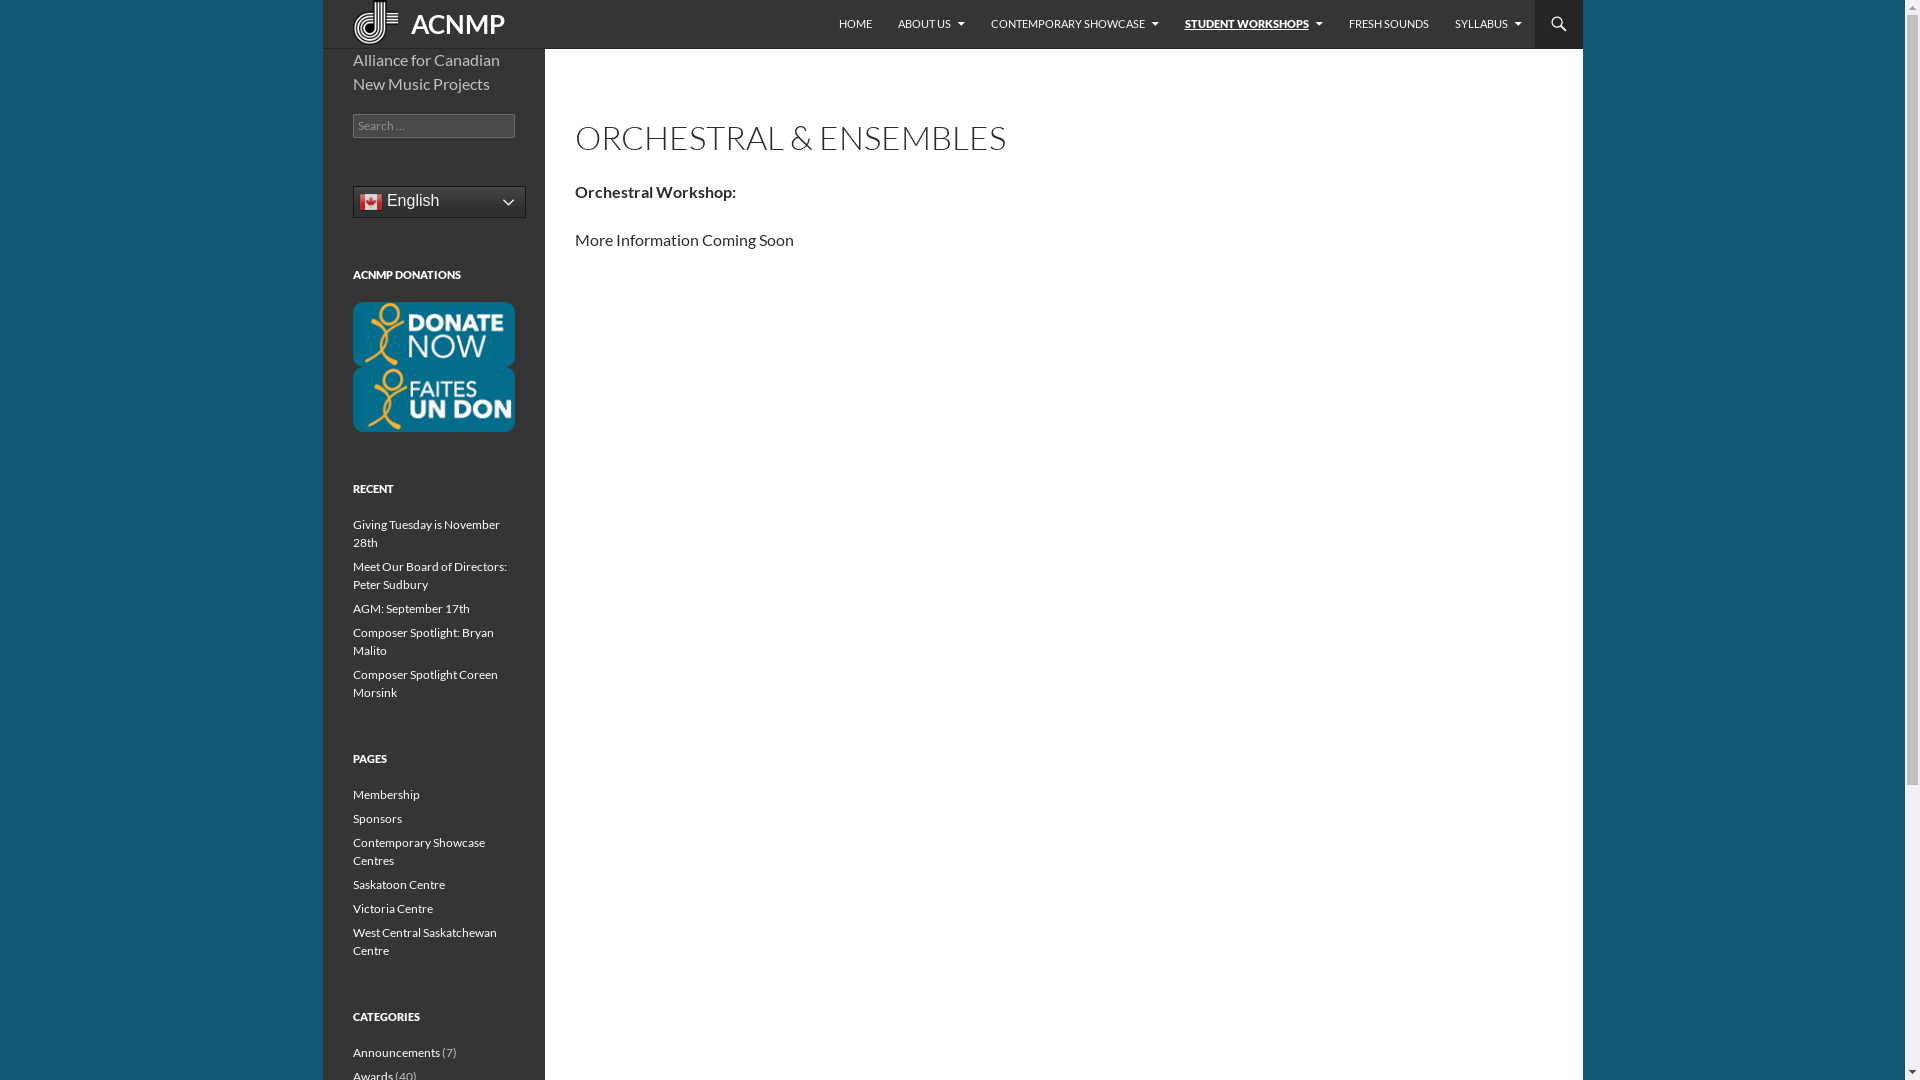 Image resolution: width=1920 pixels, height=1080 pixels. I want to click on 'Announcements', so click(351, 1051).